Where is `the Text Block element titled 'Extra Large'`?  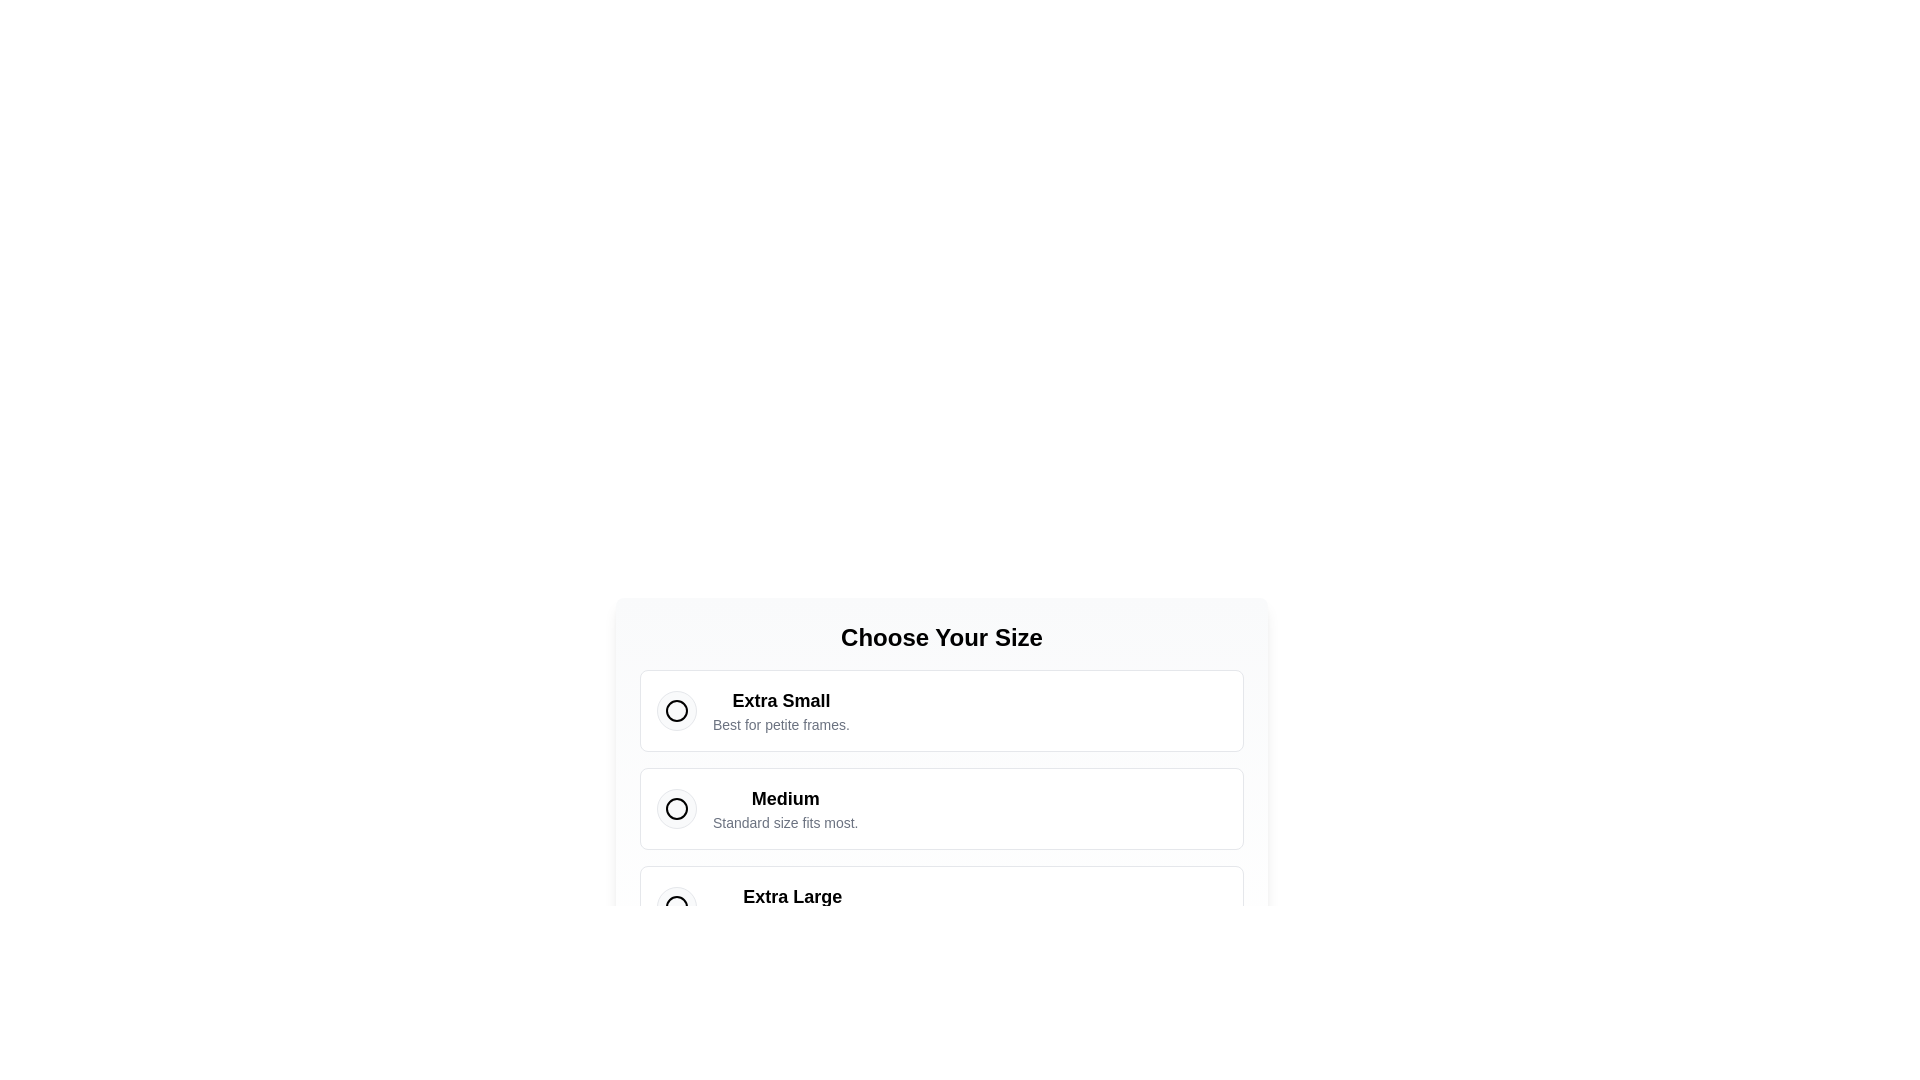 the Text Block element titled 'Extra Large' is located at coordinates (791, 906).